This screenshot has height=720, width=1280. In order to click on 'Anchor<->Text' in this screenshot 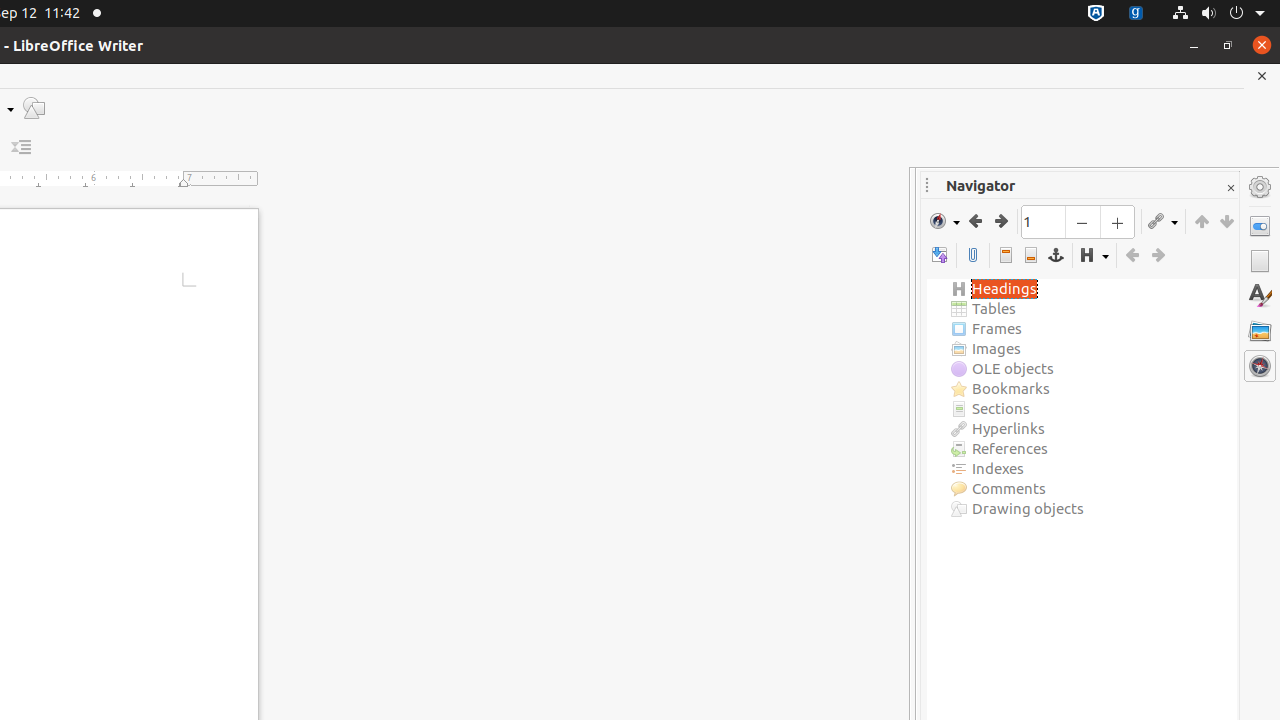, I will do `click(1054, 254)`.